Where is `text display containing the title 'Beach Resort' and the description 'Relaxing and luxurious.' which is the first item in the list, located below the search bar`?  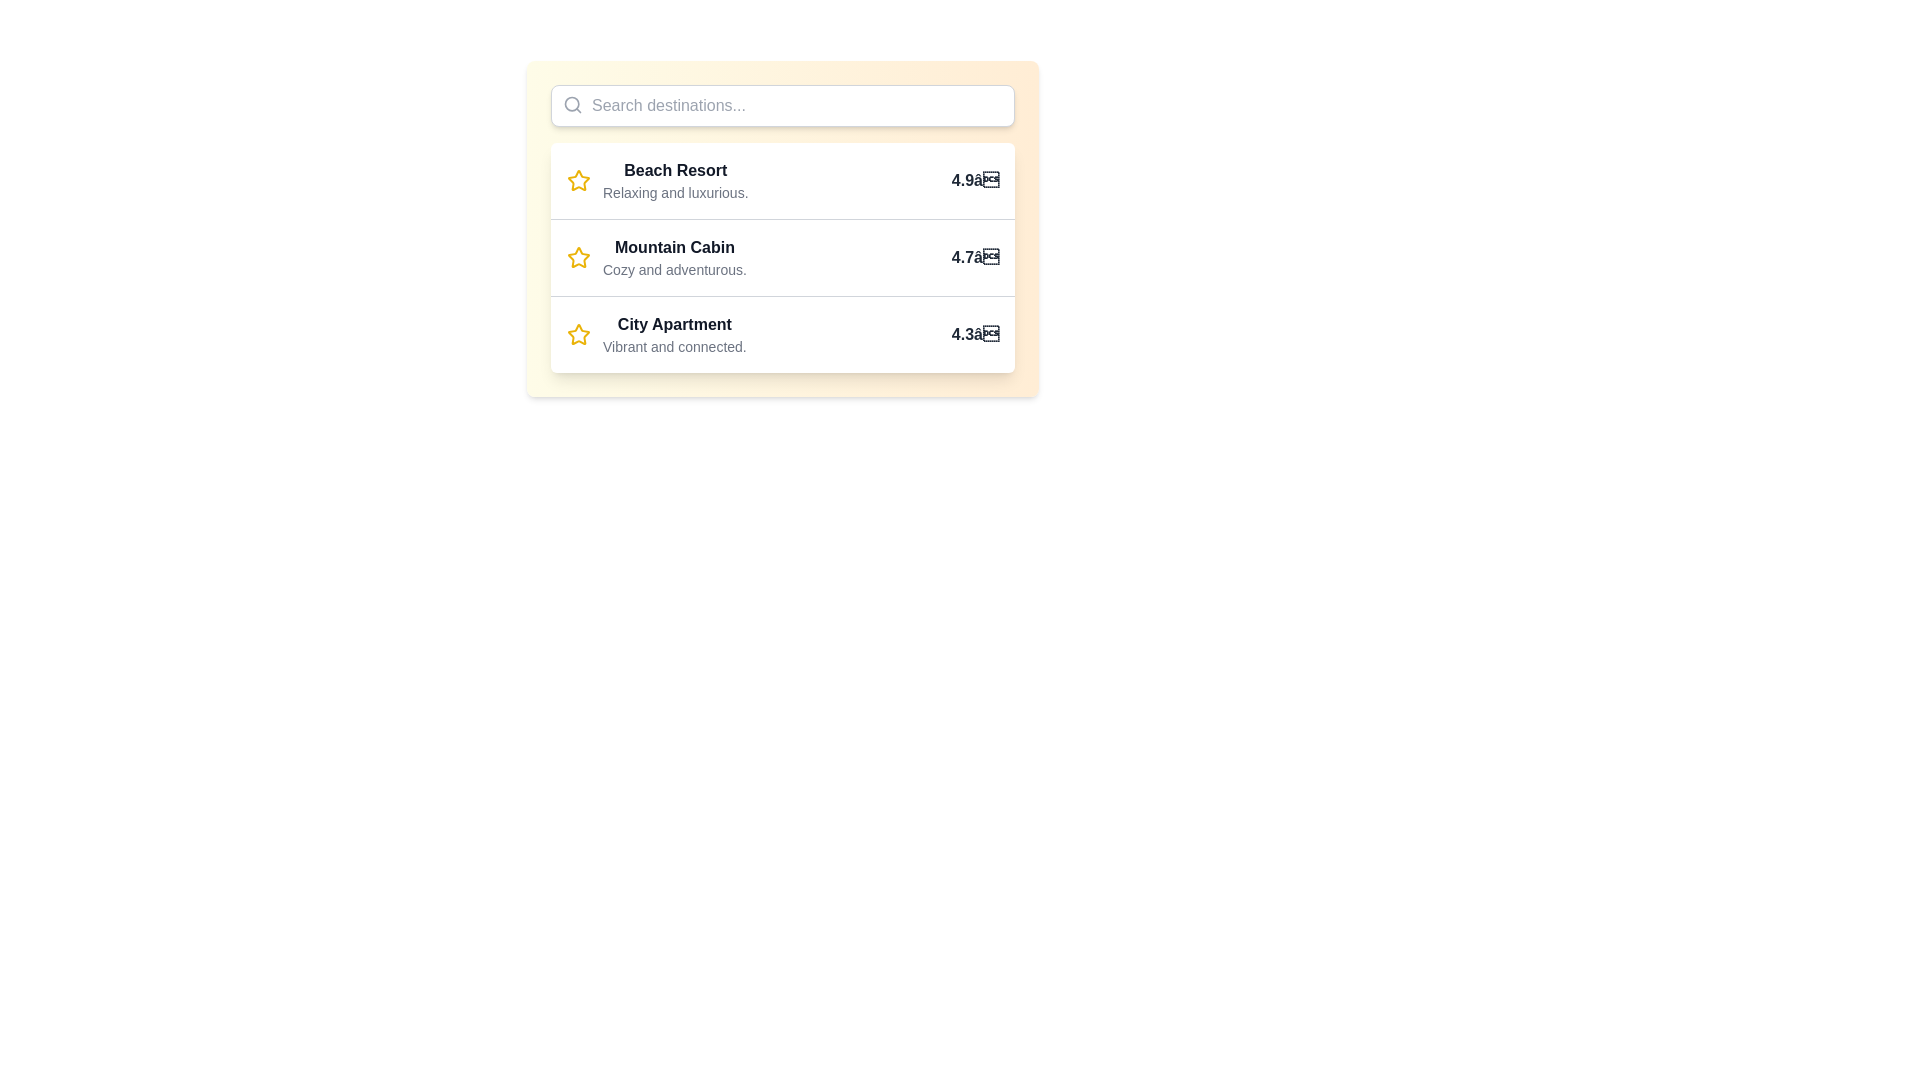 text display containing the title 'Beach Resort' and the description 'Relaxing and luxurious.' which is the first item in the list, located below the search bar is located at coordinates (675, 181).